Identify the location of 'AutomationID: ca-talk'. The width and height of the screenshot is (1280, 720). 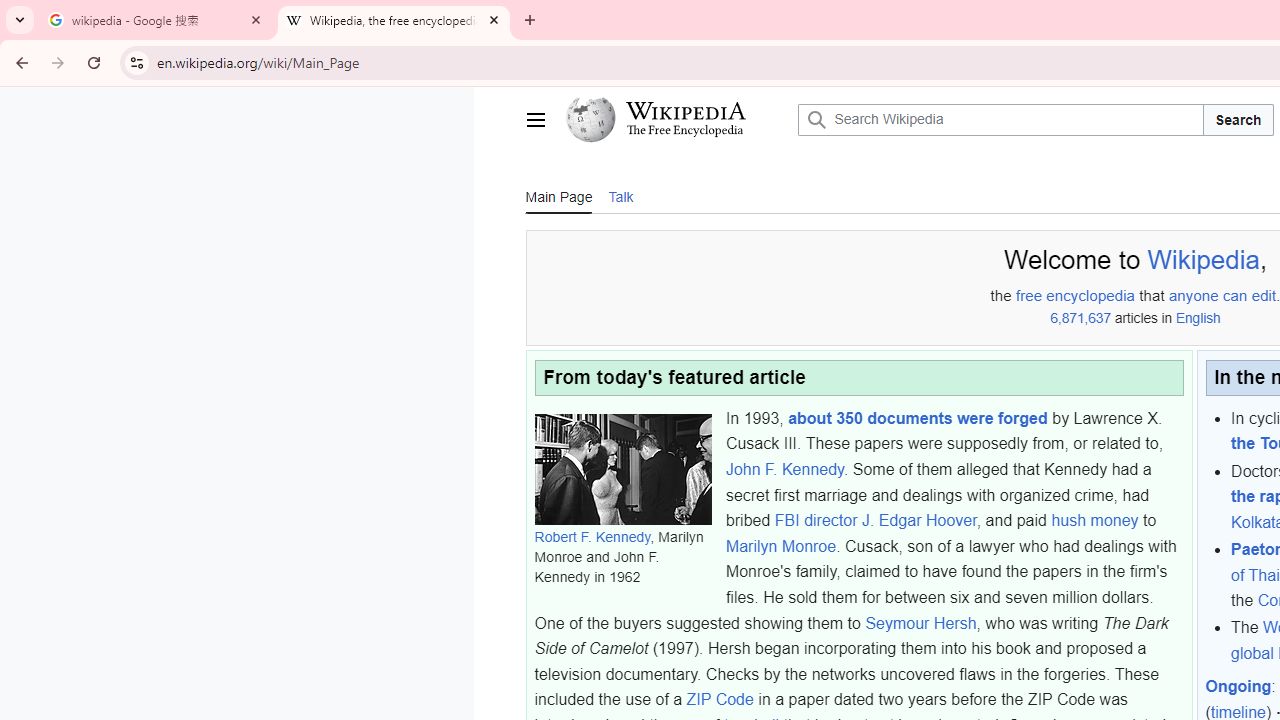
(619, 195).